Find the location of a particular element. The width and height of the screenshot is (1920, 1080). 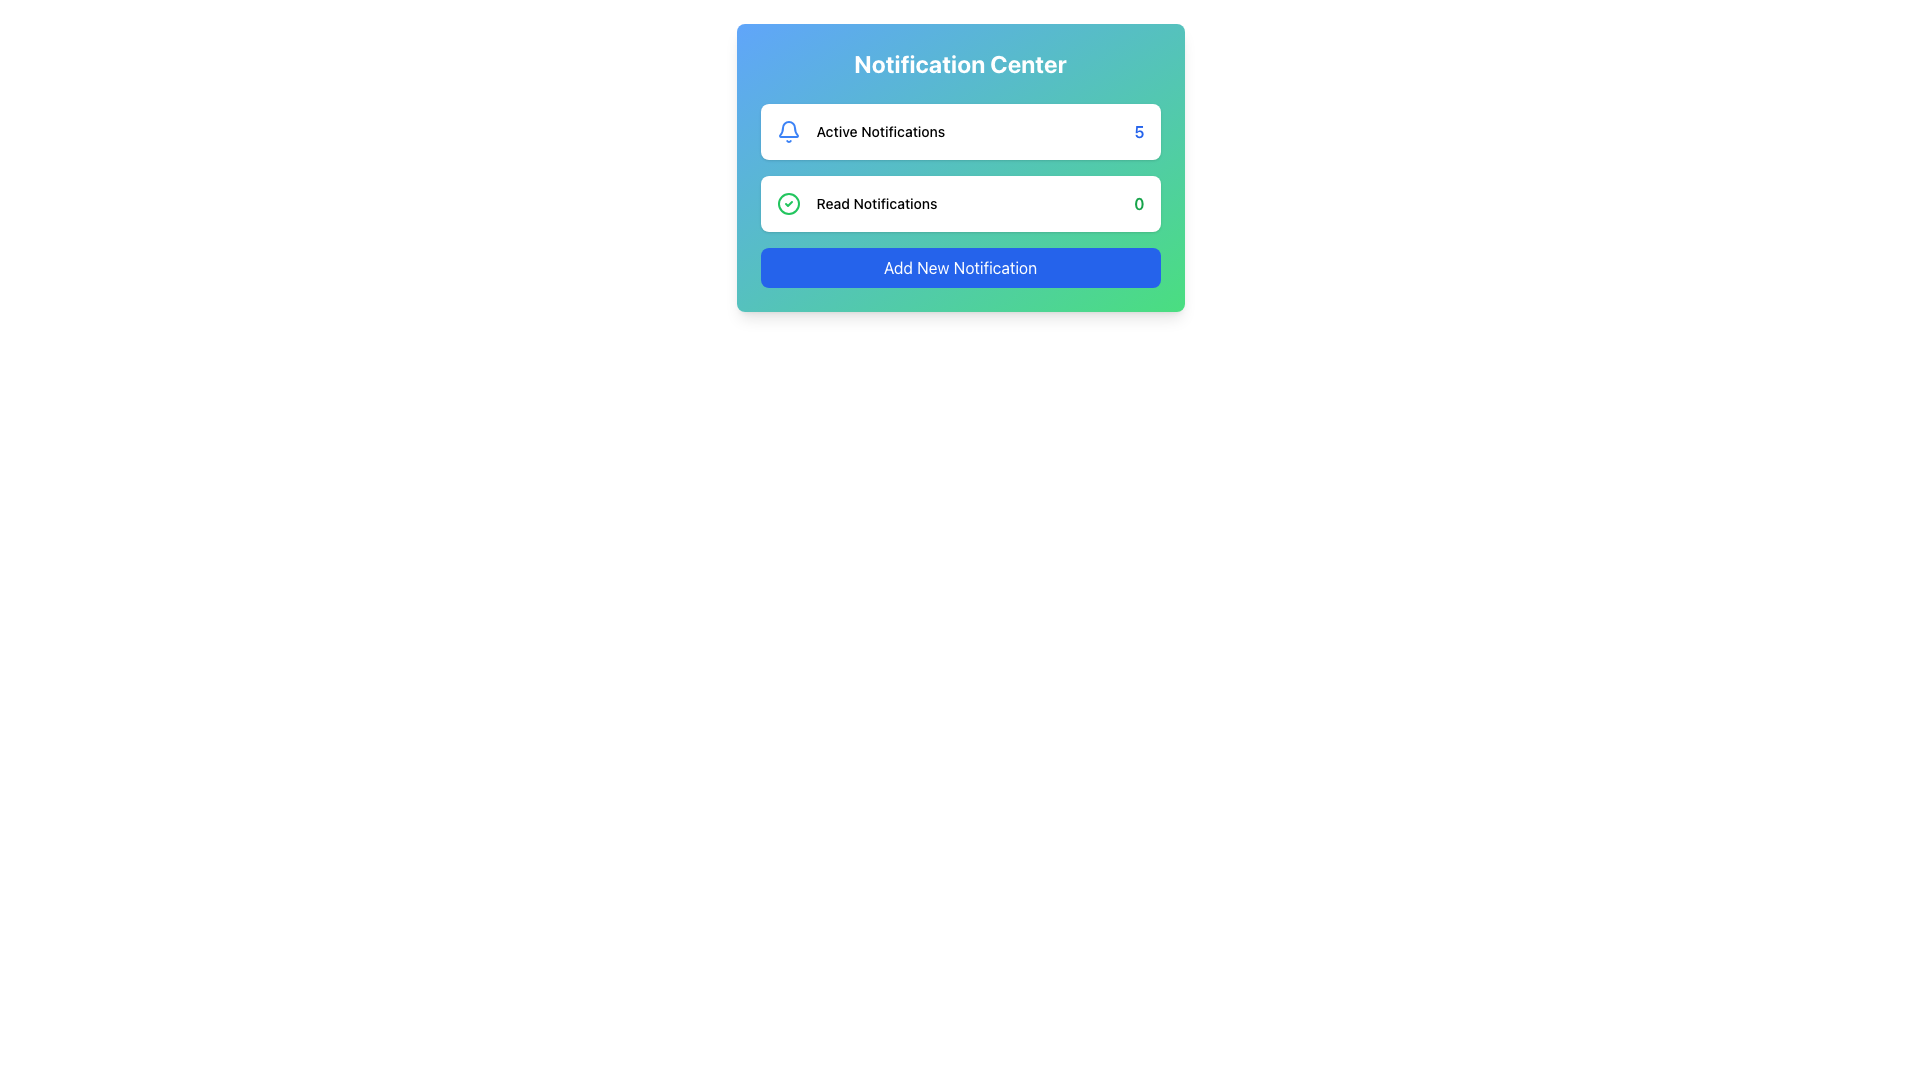

the notification section by clicking on the bell-shaped icon with a blue outline, which is positioned next to the text 'Active Notifications' is located at coordinates (787, 131).